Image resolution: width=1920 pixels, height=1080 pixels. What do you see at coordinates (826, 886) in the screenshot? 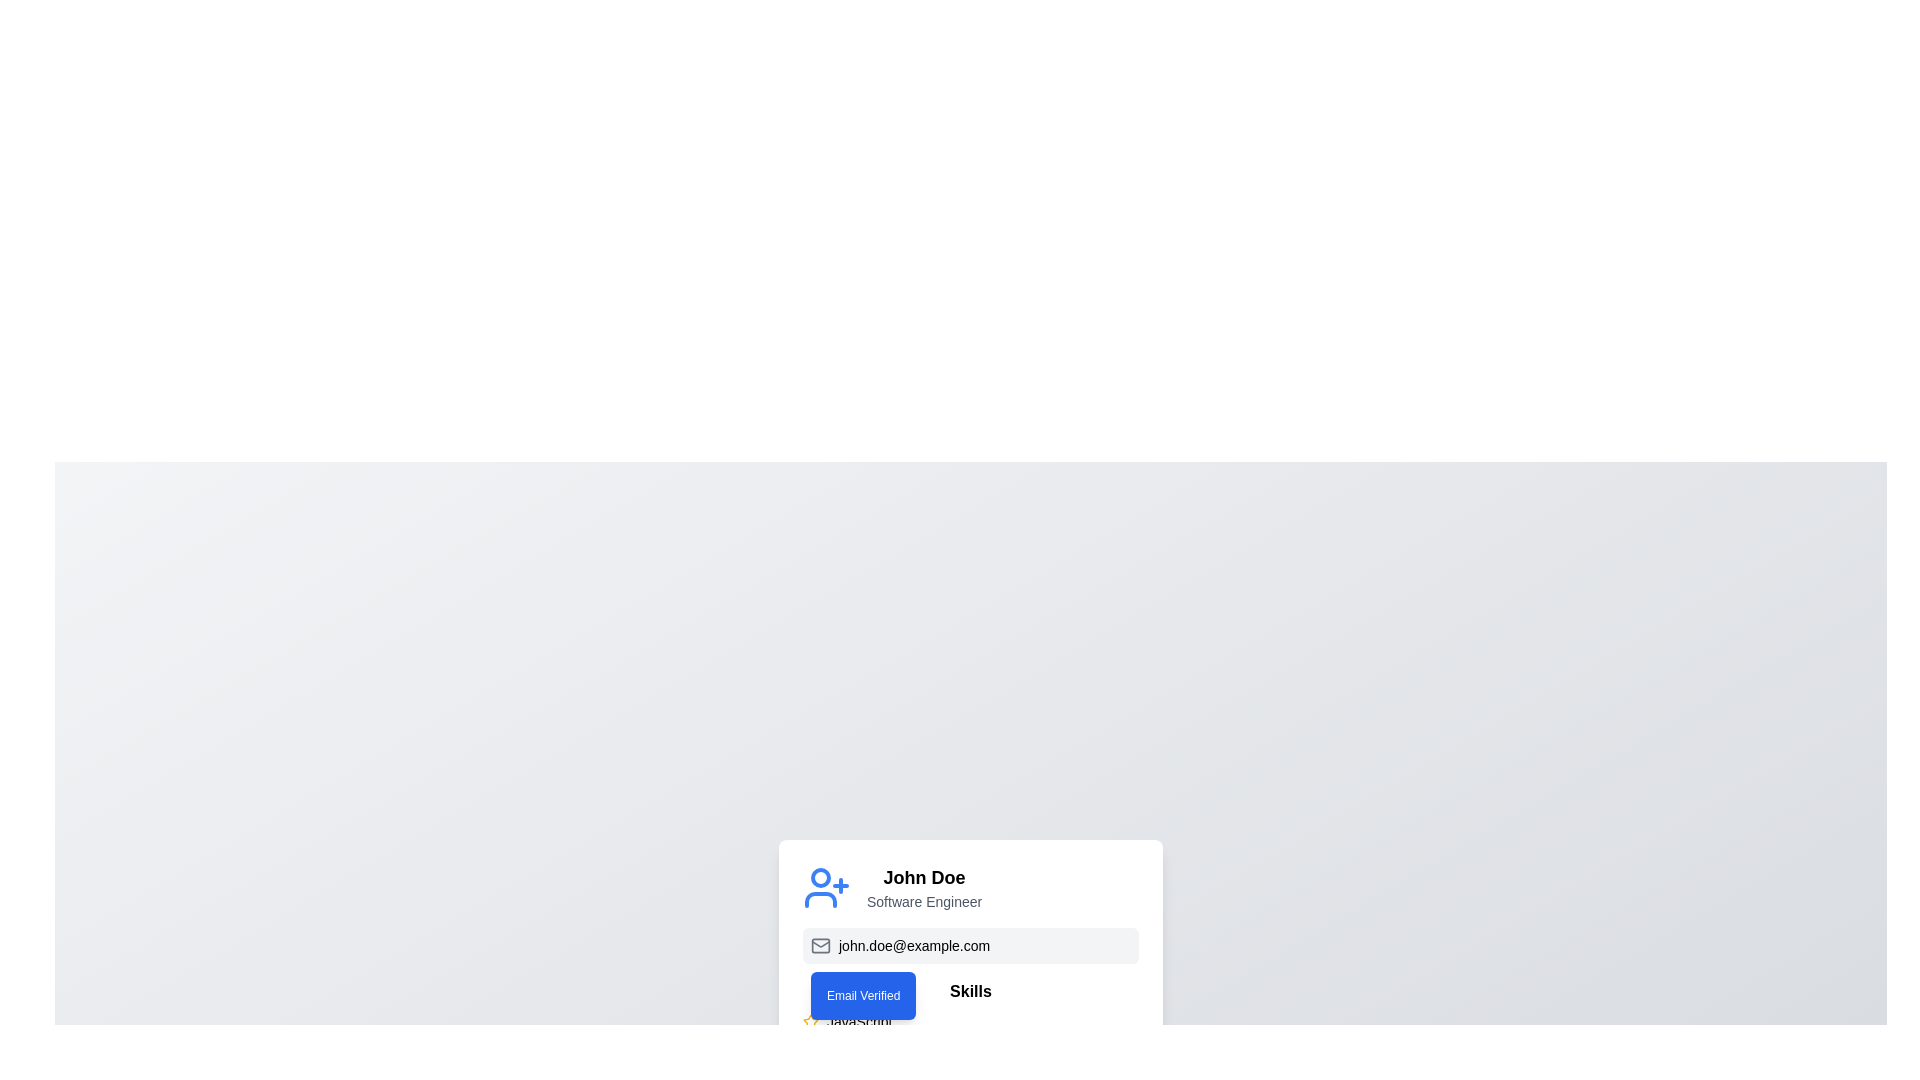
I see `the user management icon located to the far left of the user's name 'John Doe' and title 'Software Engineer'` at bounding box center [826, 886].